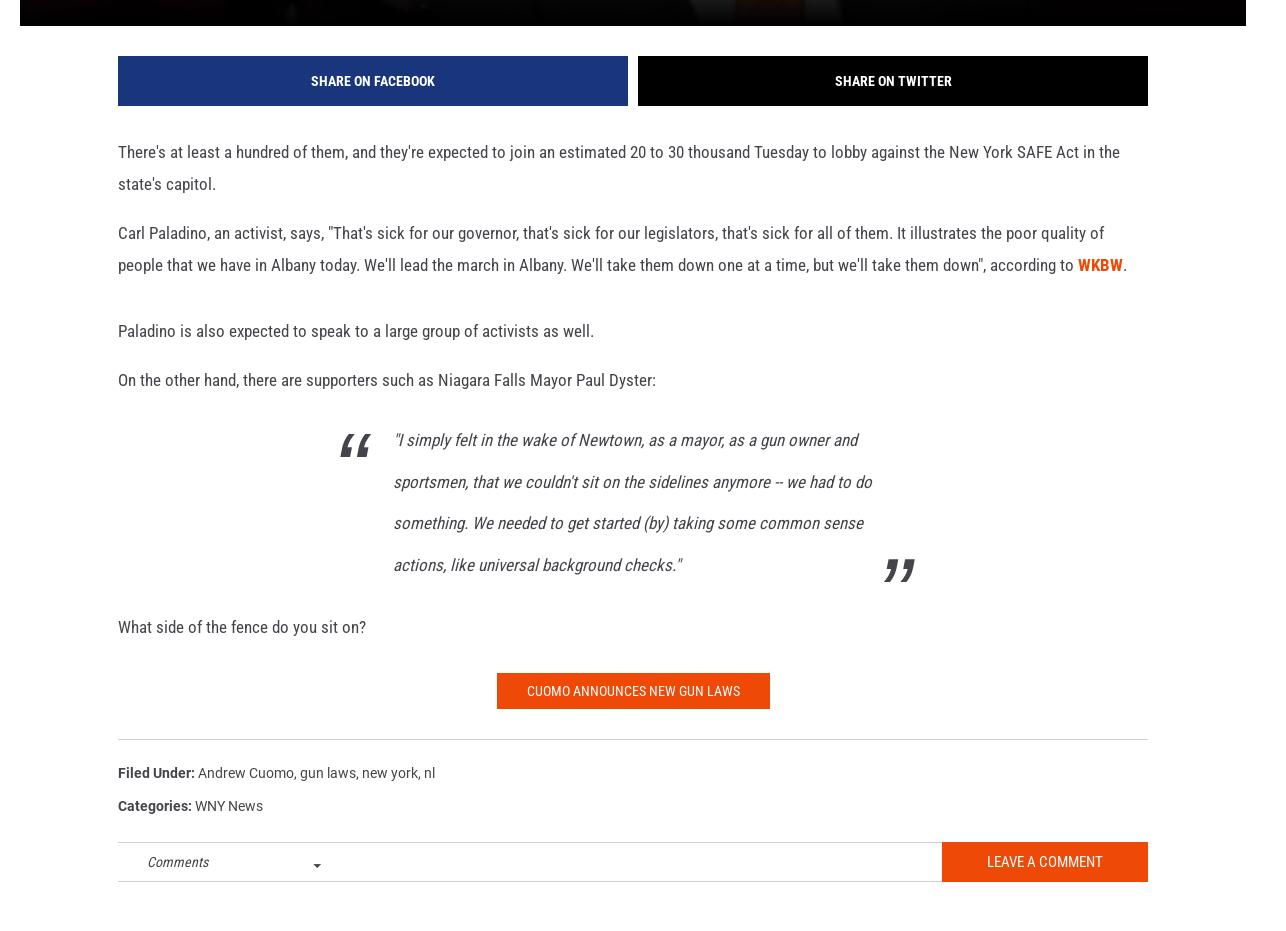  I want to click on '"I simply felt in the wake of Newtown, as a mayor, as a gun owner and sportsmen, that we couldn't sit on the sidelines anymore -- we had to do something. We needed to get started (by) taking some common sense actions, like universal background checks."', so click(631, 533).